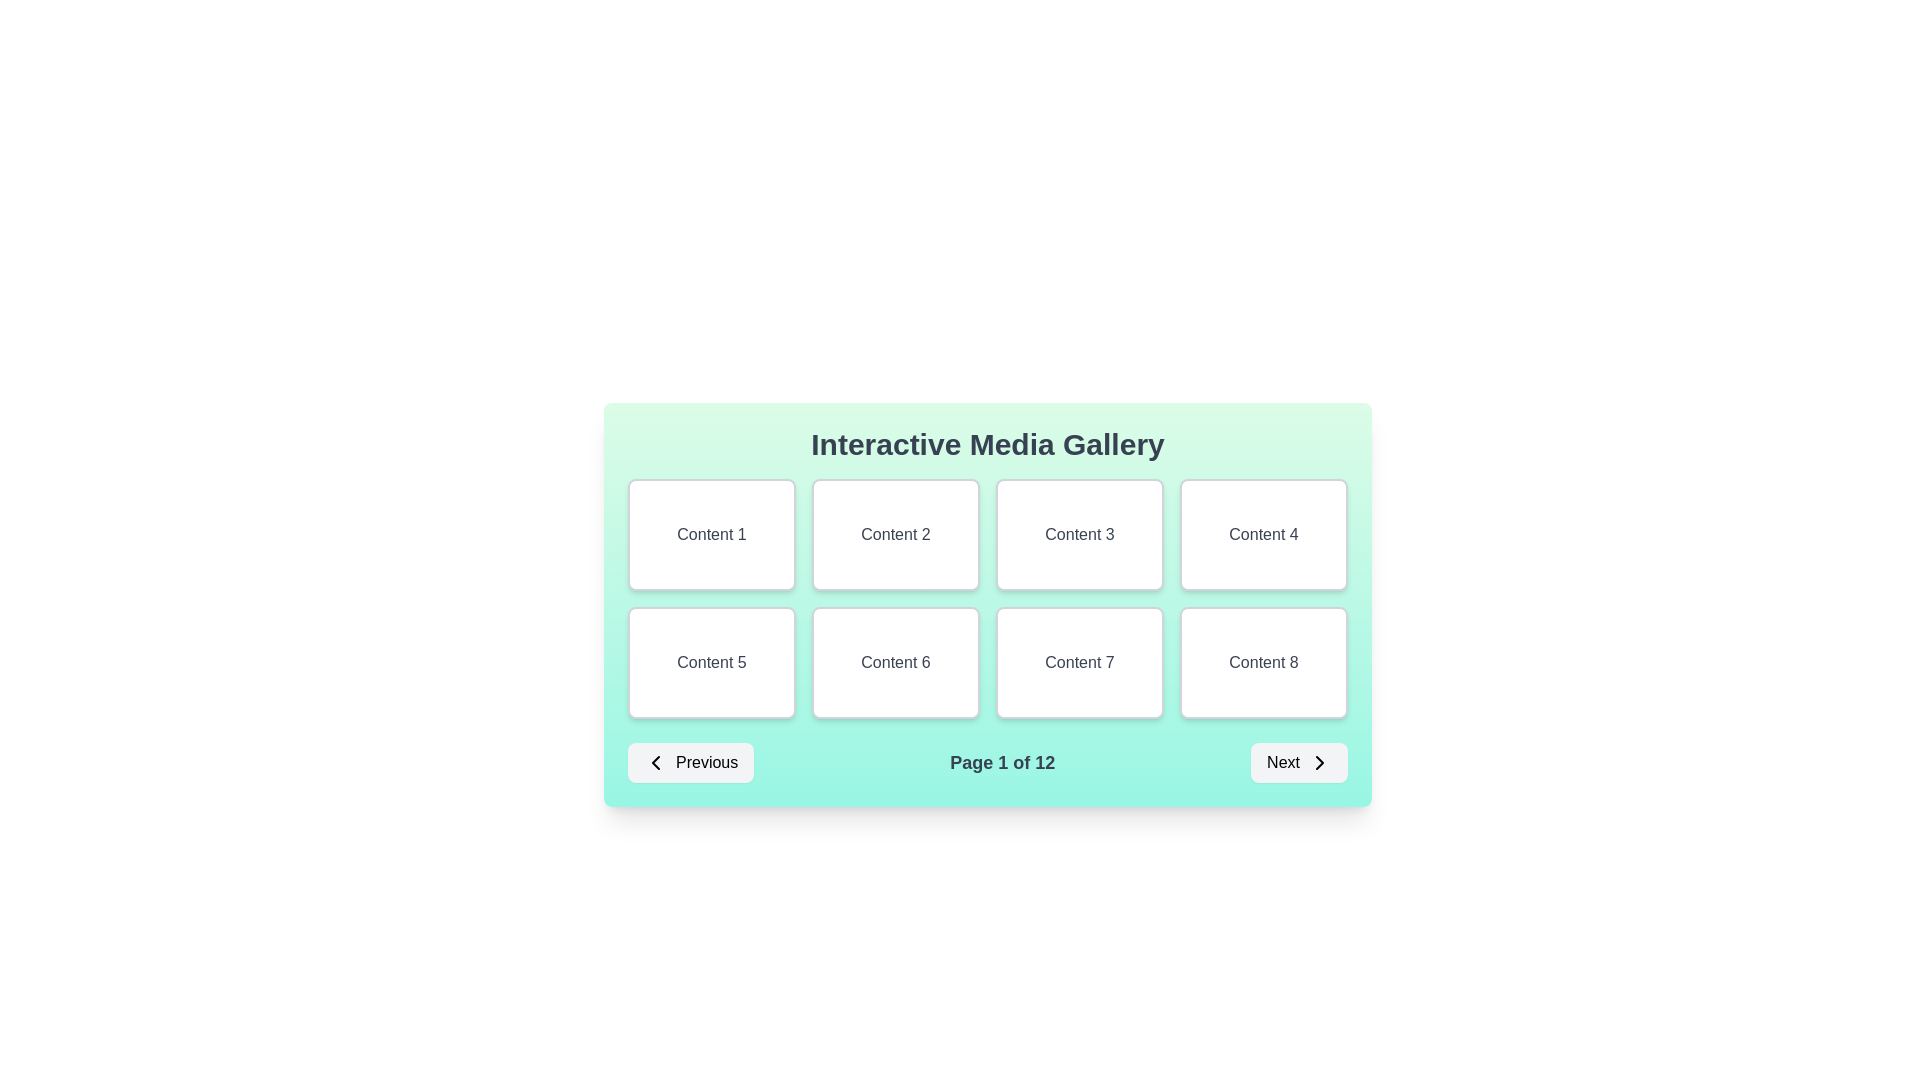  What do you see at coordinates (711, 663) in the screenshot?
I see `the Card located in the second row, first column of the grid` at bounding box center [711, 663].